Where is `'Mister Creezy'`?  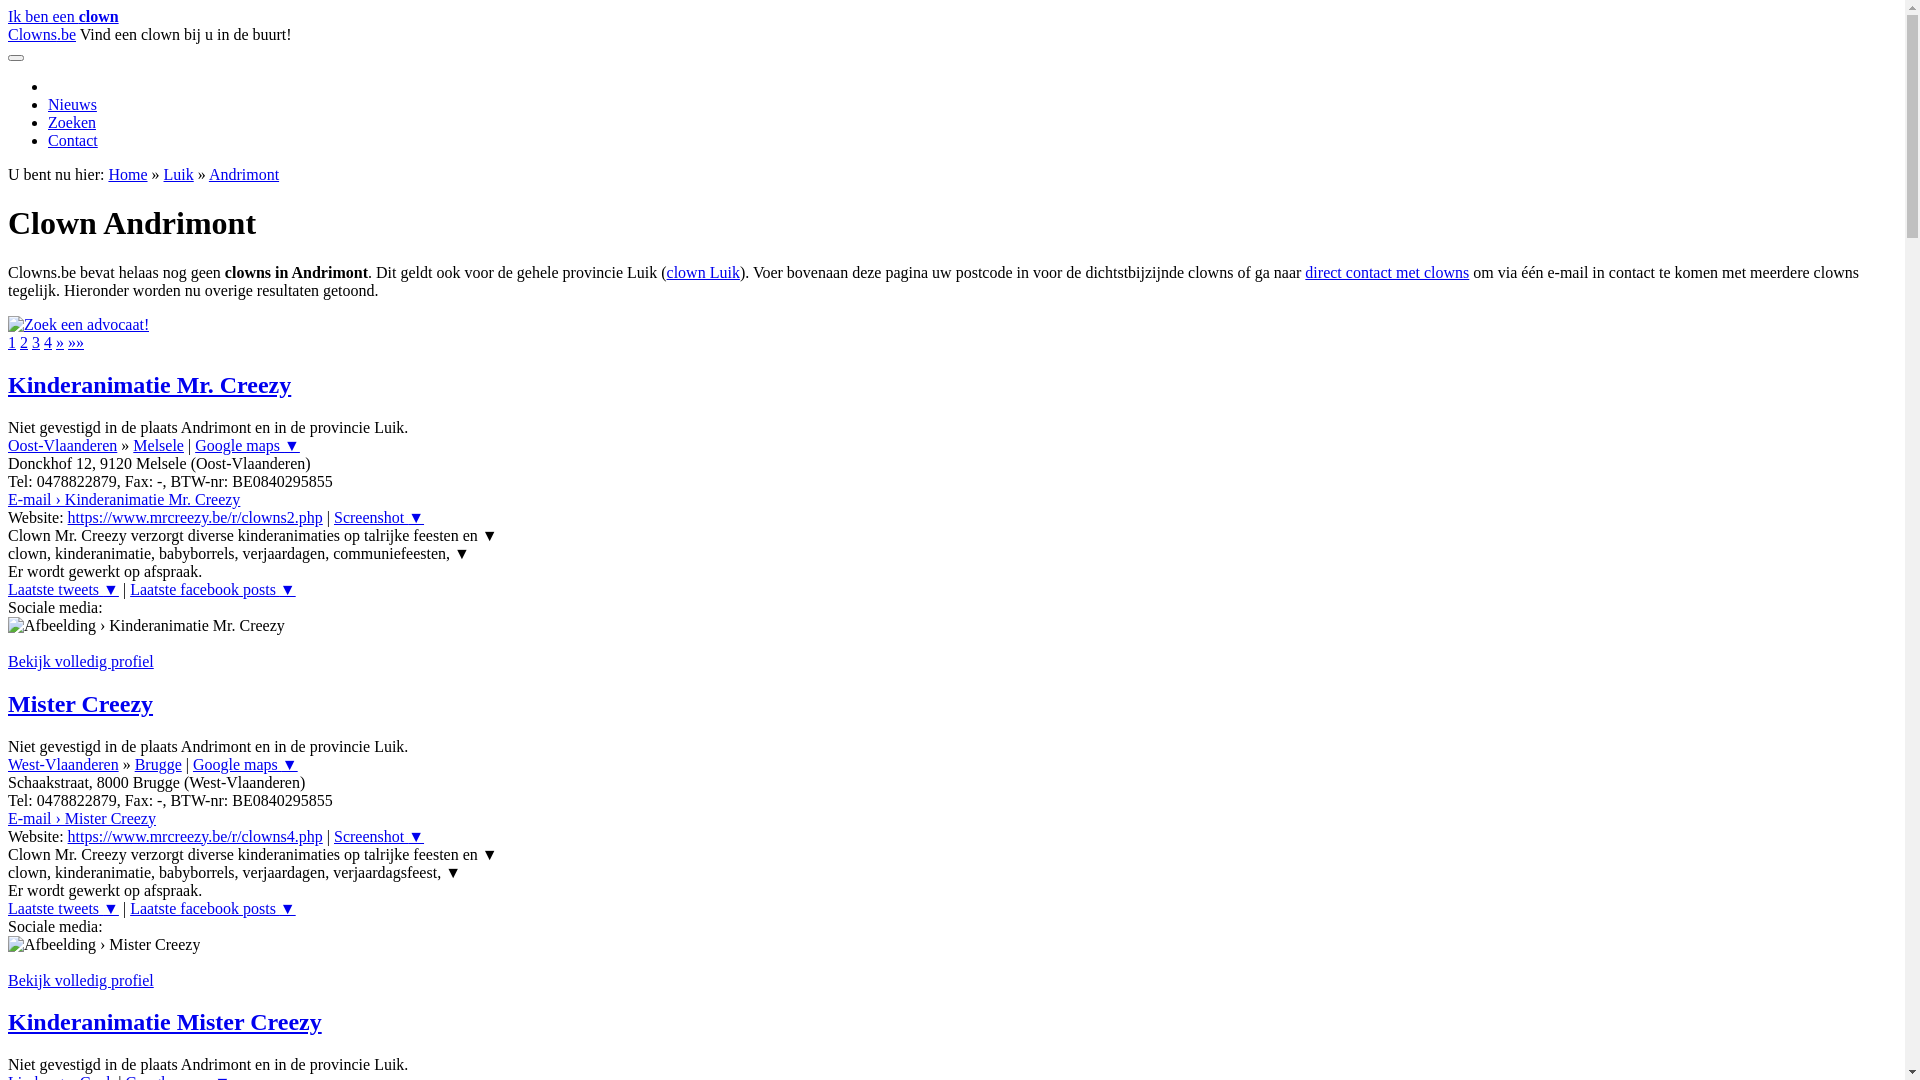 'Mister Creezy' is located at coordinates (80, 703).